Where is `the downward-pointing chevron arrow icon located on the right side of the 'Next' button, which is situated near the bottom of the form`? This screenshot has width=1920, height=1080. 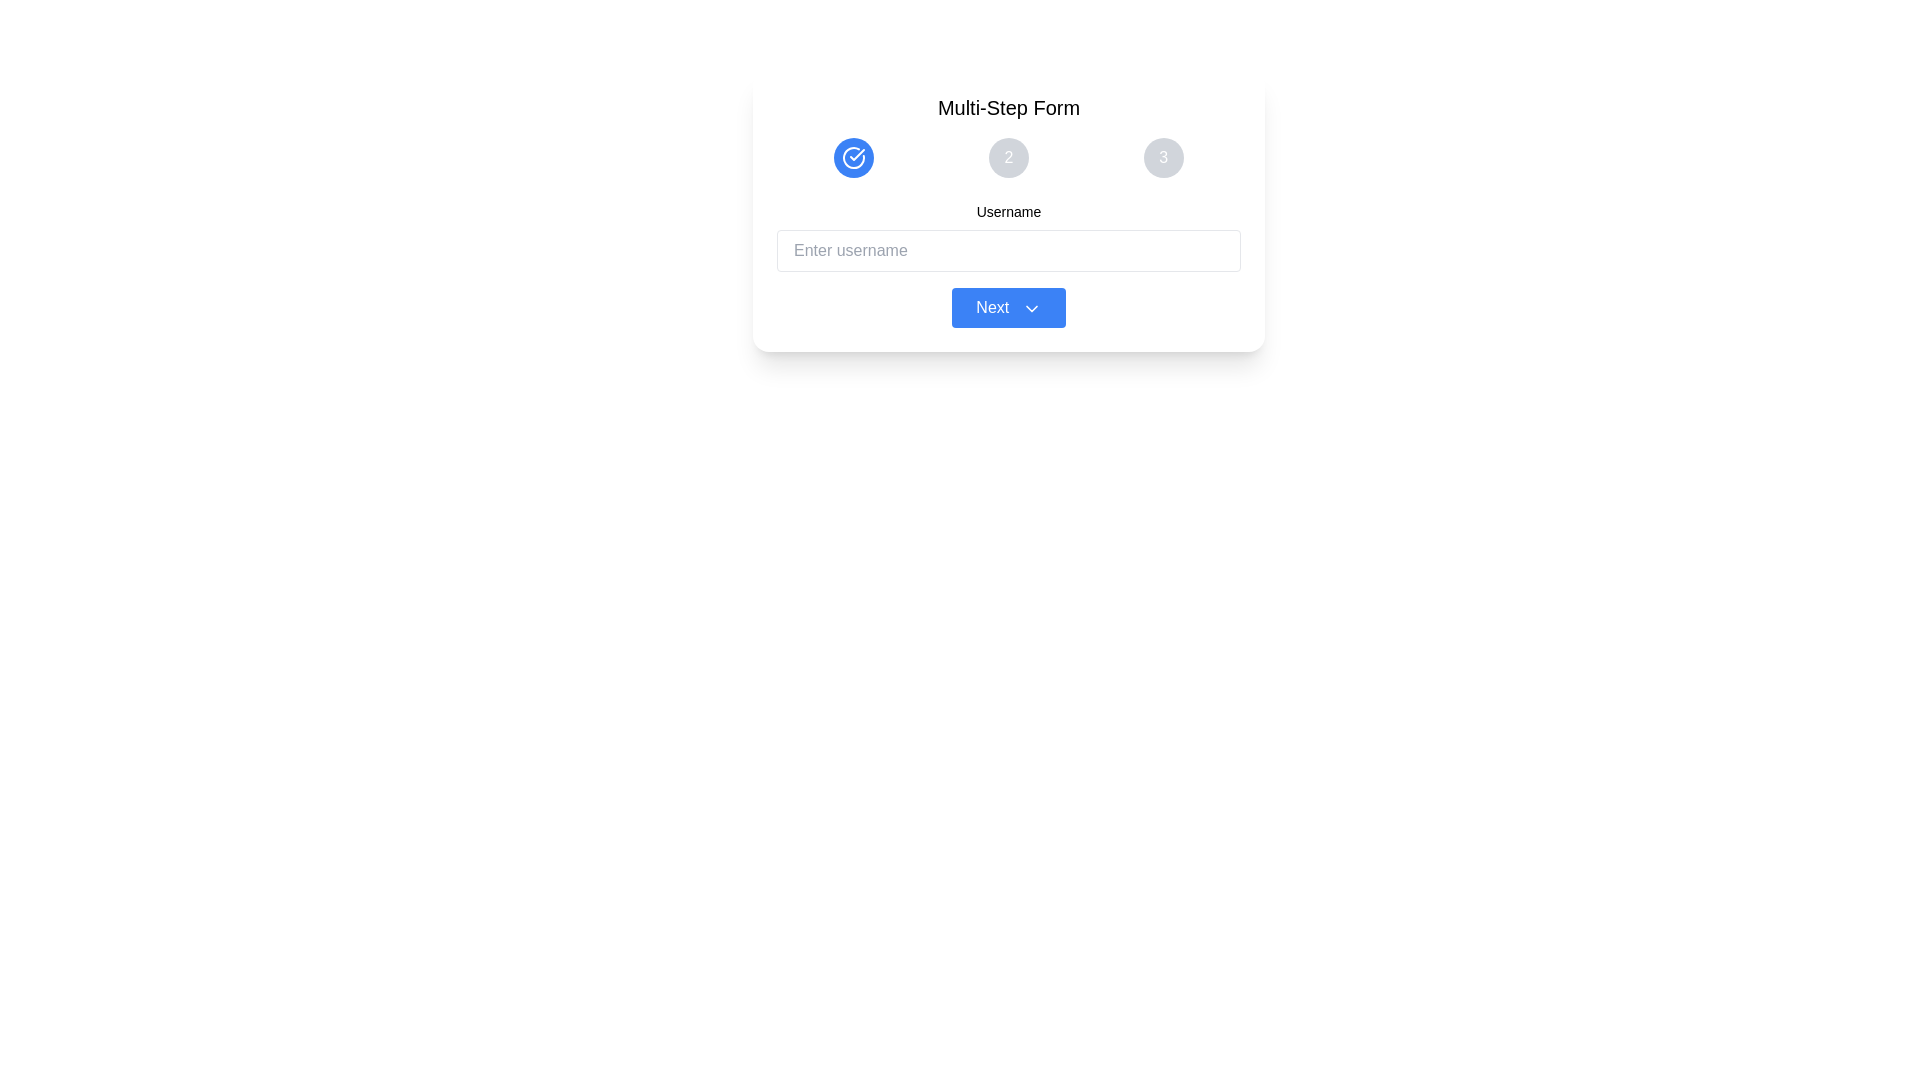
the downward-pointing chevron arrow icon located on the right side of the 'Next' button, which is situated near the bottom of the form is located at coordinates (1031, 308).